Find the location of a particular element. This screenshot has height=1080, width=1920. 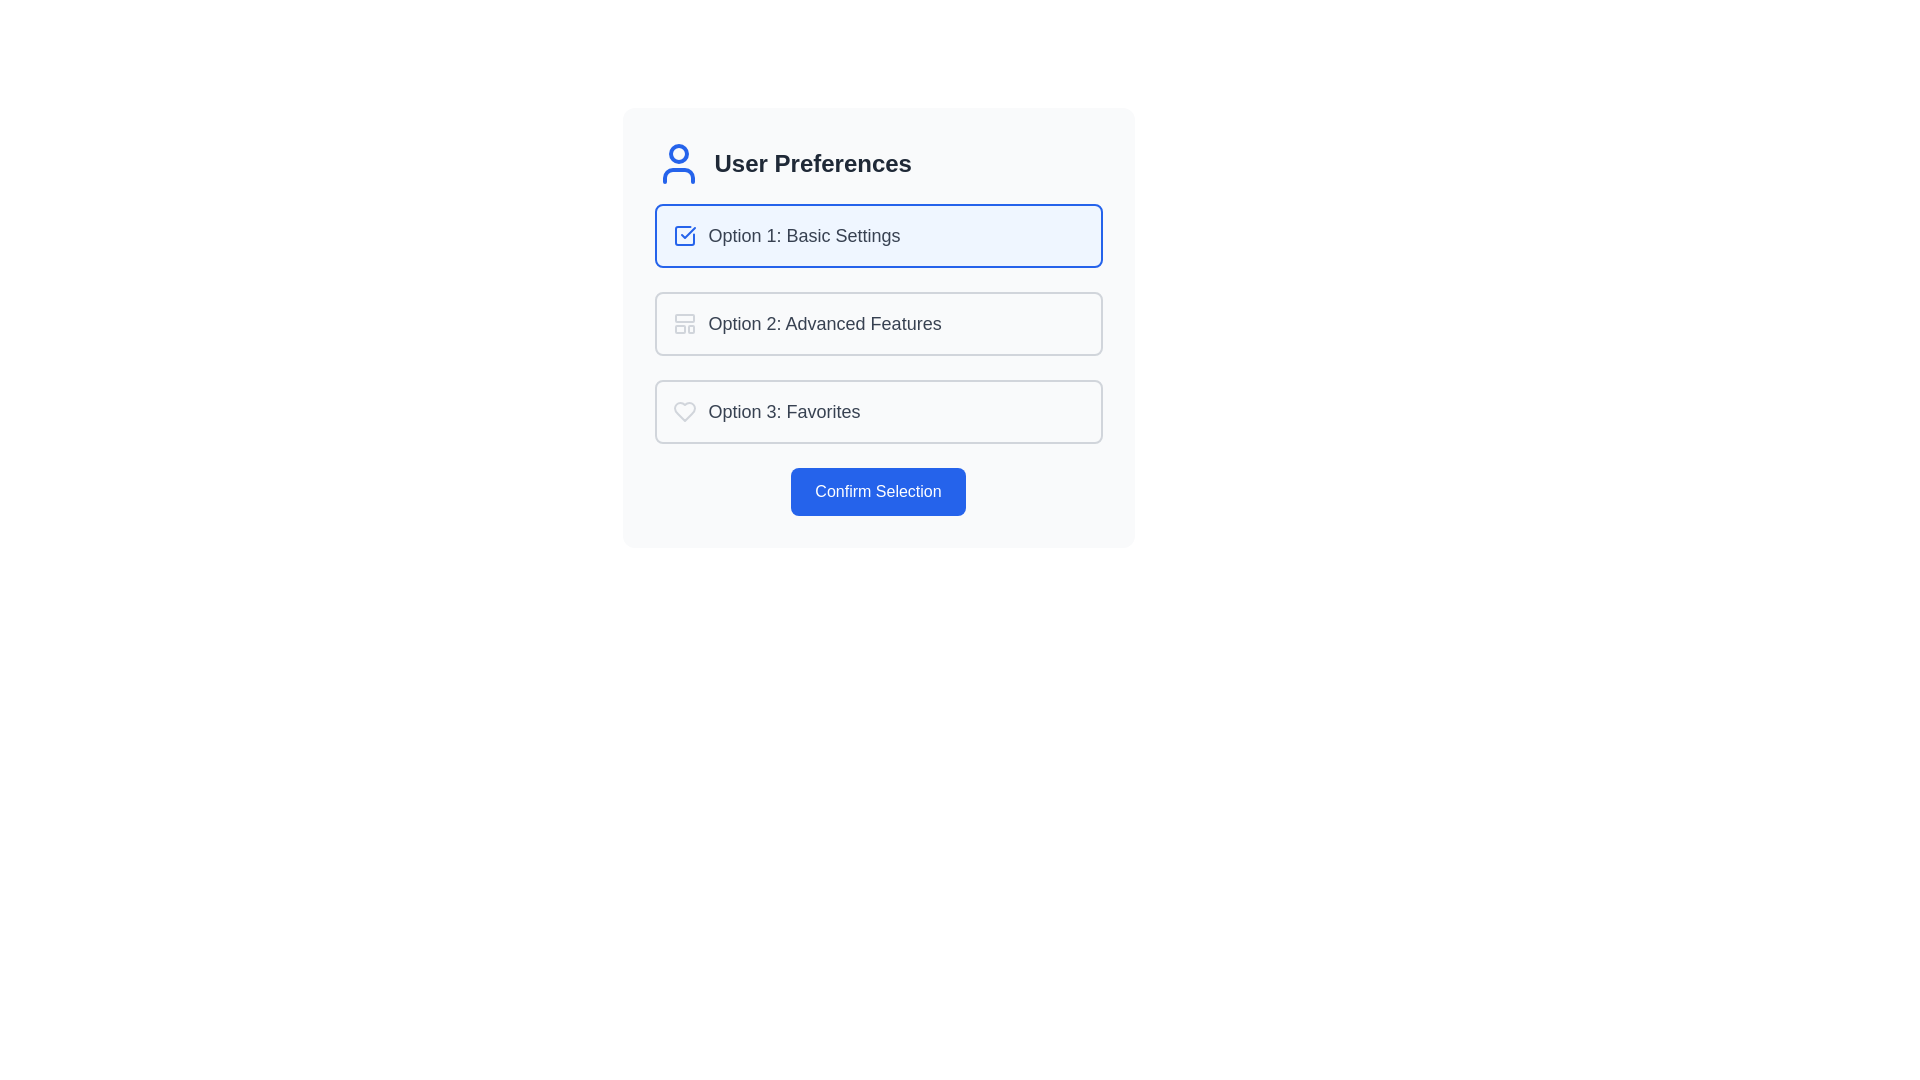

the non-interactive SVG graphical icon representing 'Option 2: Advanced Features', located to the left of the text in the User Preferences list is located at coordinates (684, 323).